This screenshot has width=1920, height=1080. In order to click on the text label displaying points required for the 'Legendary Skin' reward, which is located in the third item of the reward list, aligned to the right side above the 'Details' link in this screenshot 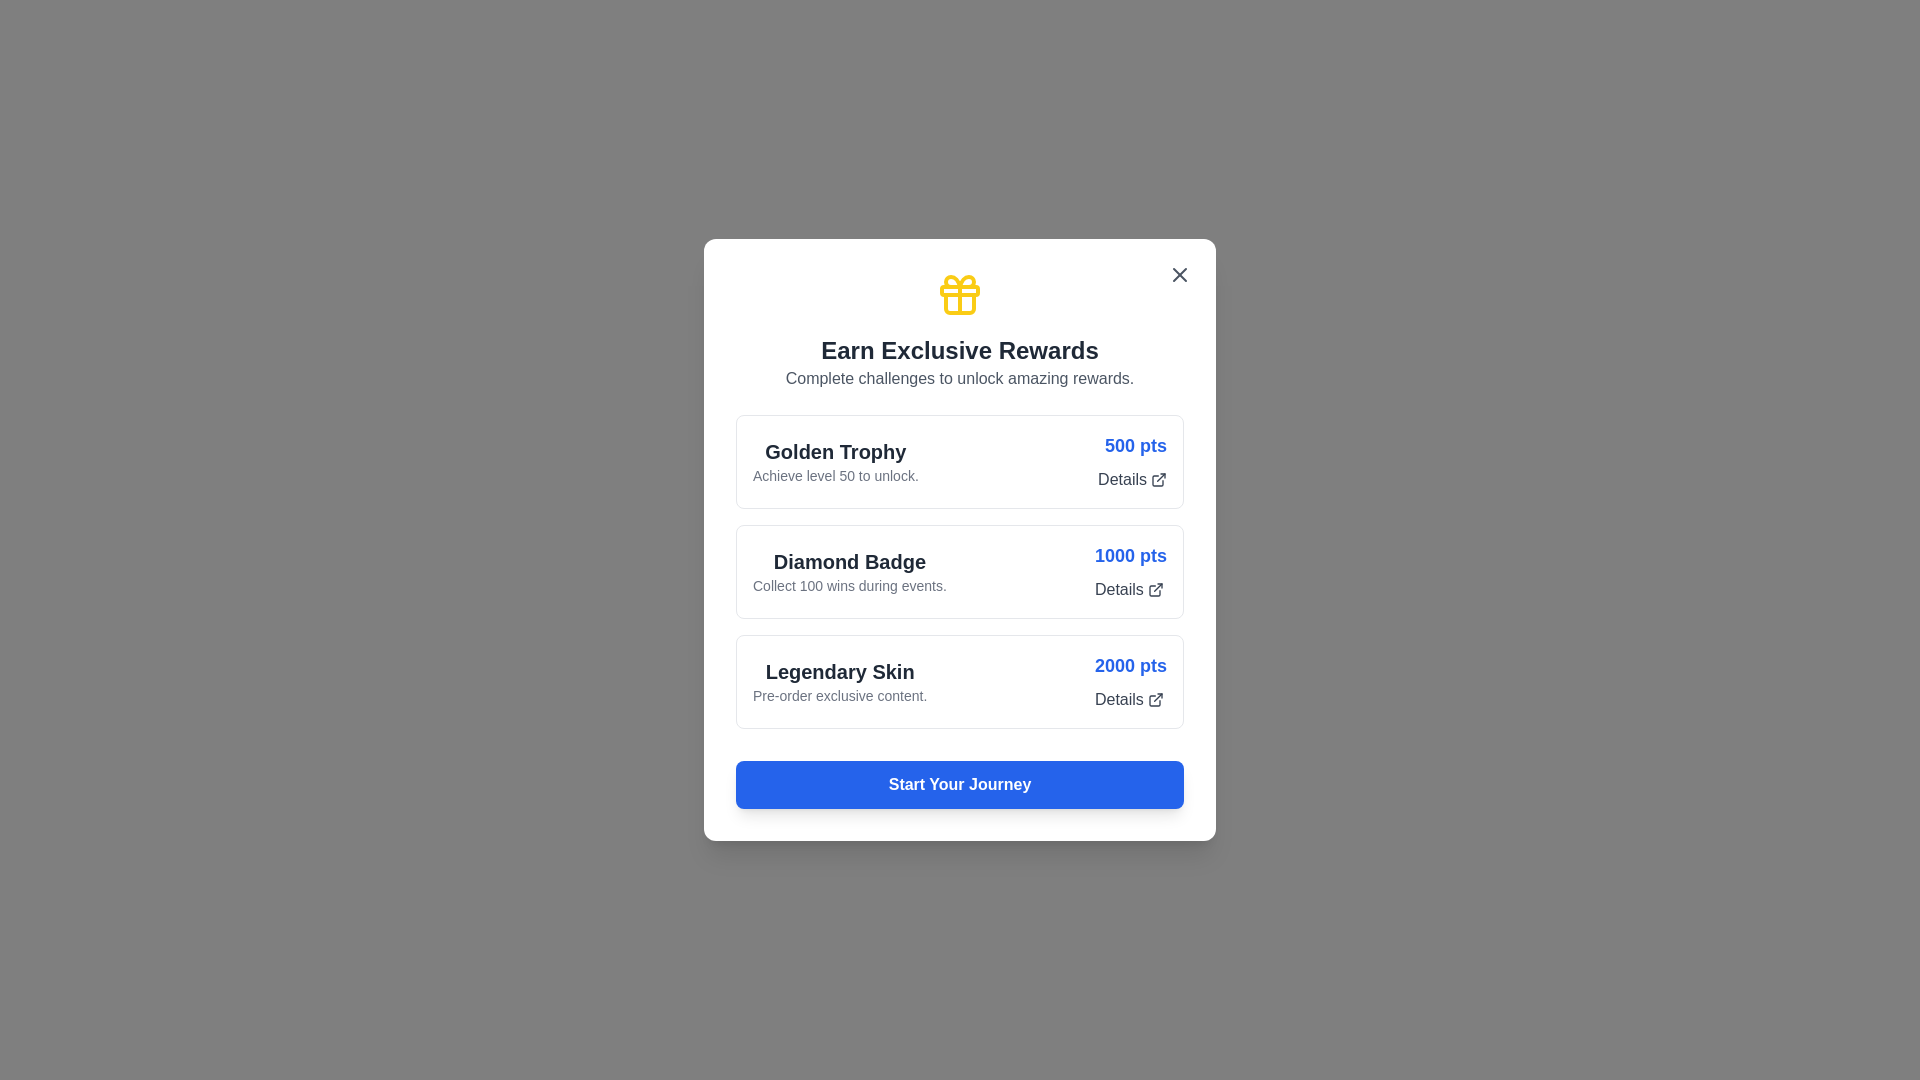, I will do `click(1131, 666)`.